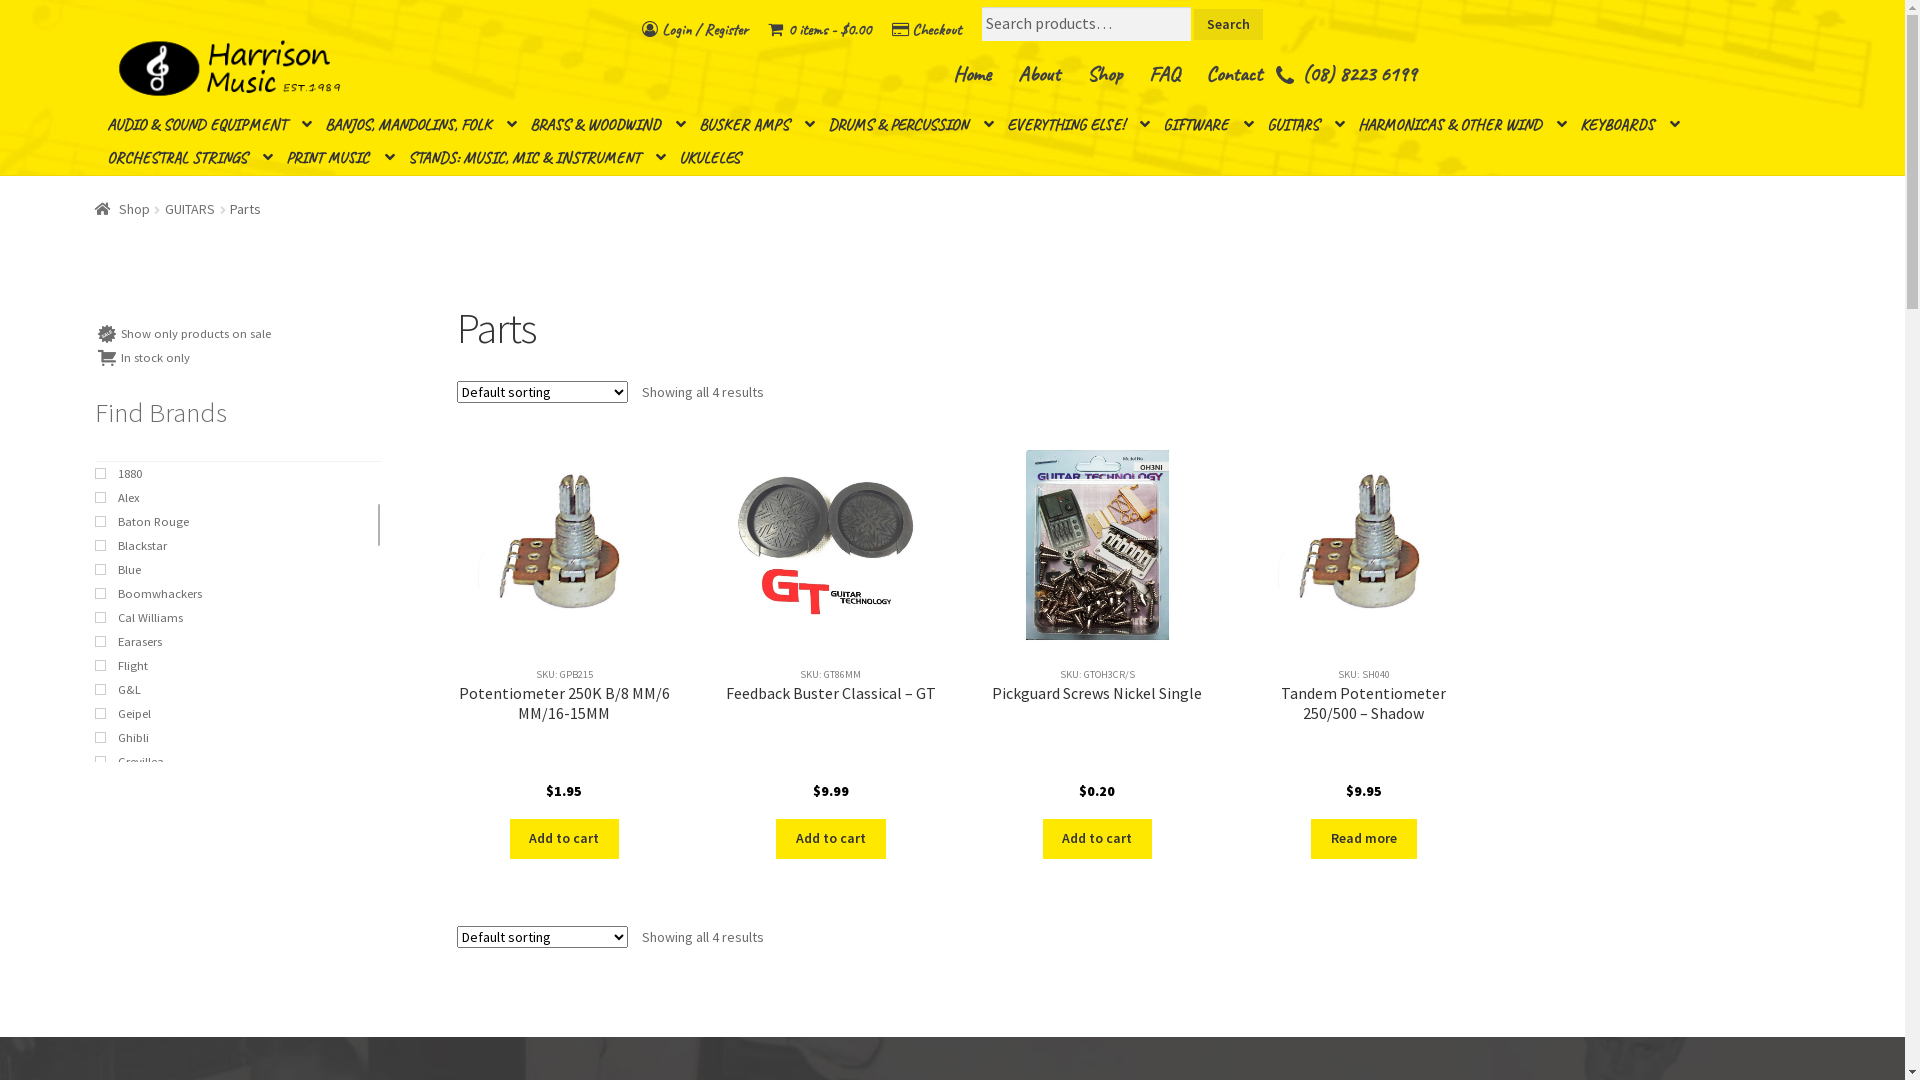  I want to click on 'UKULELES', so click(717, 157).